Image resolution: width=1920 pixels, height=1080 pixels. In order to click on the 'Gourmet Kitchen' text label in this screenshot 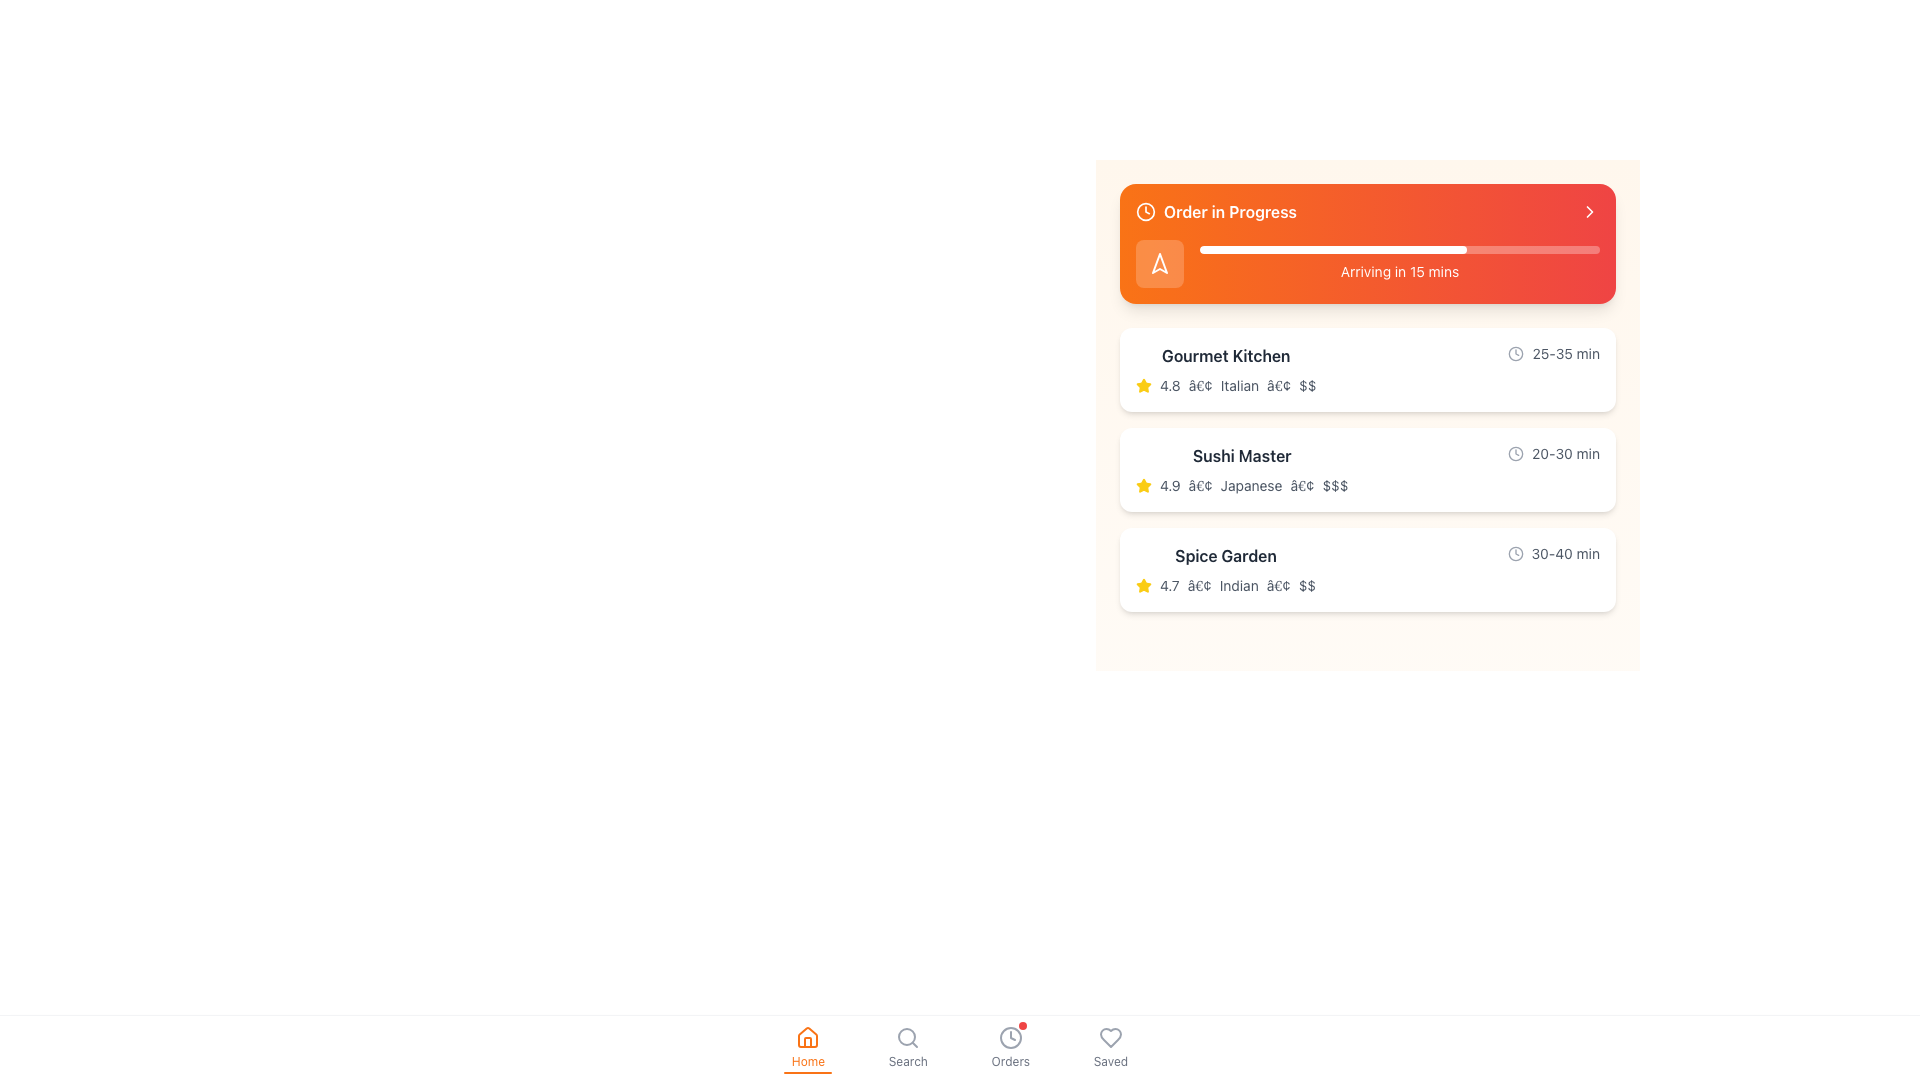, I will do `click(1225, 354)`.